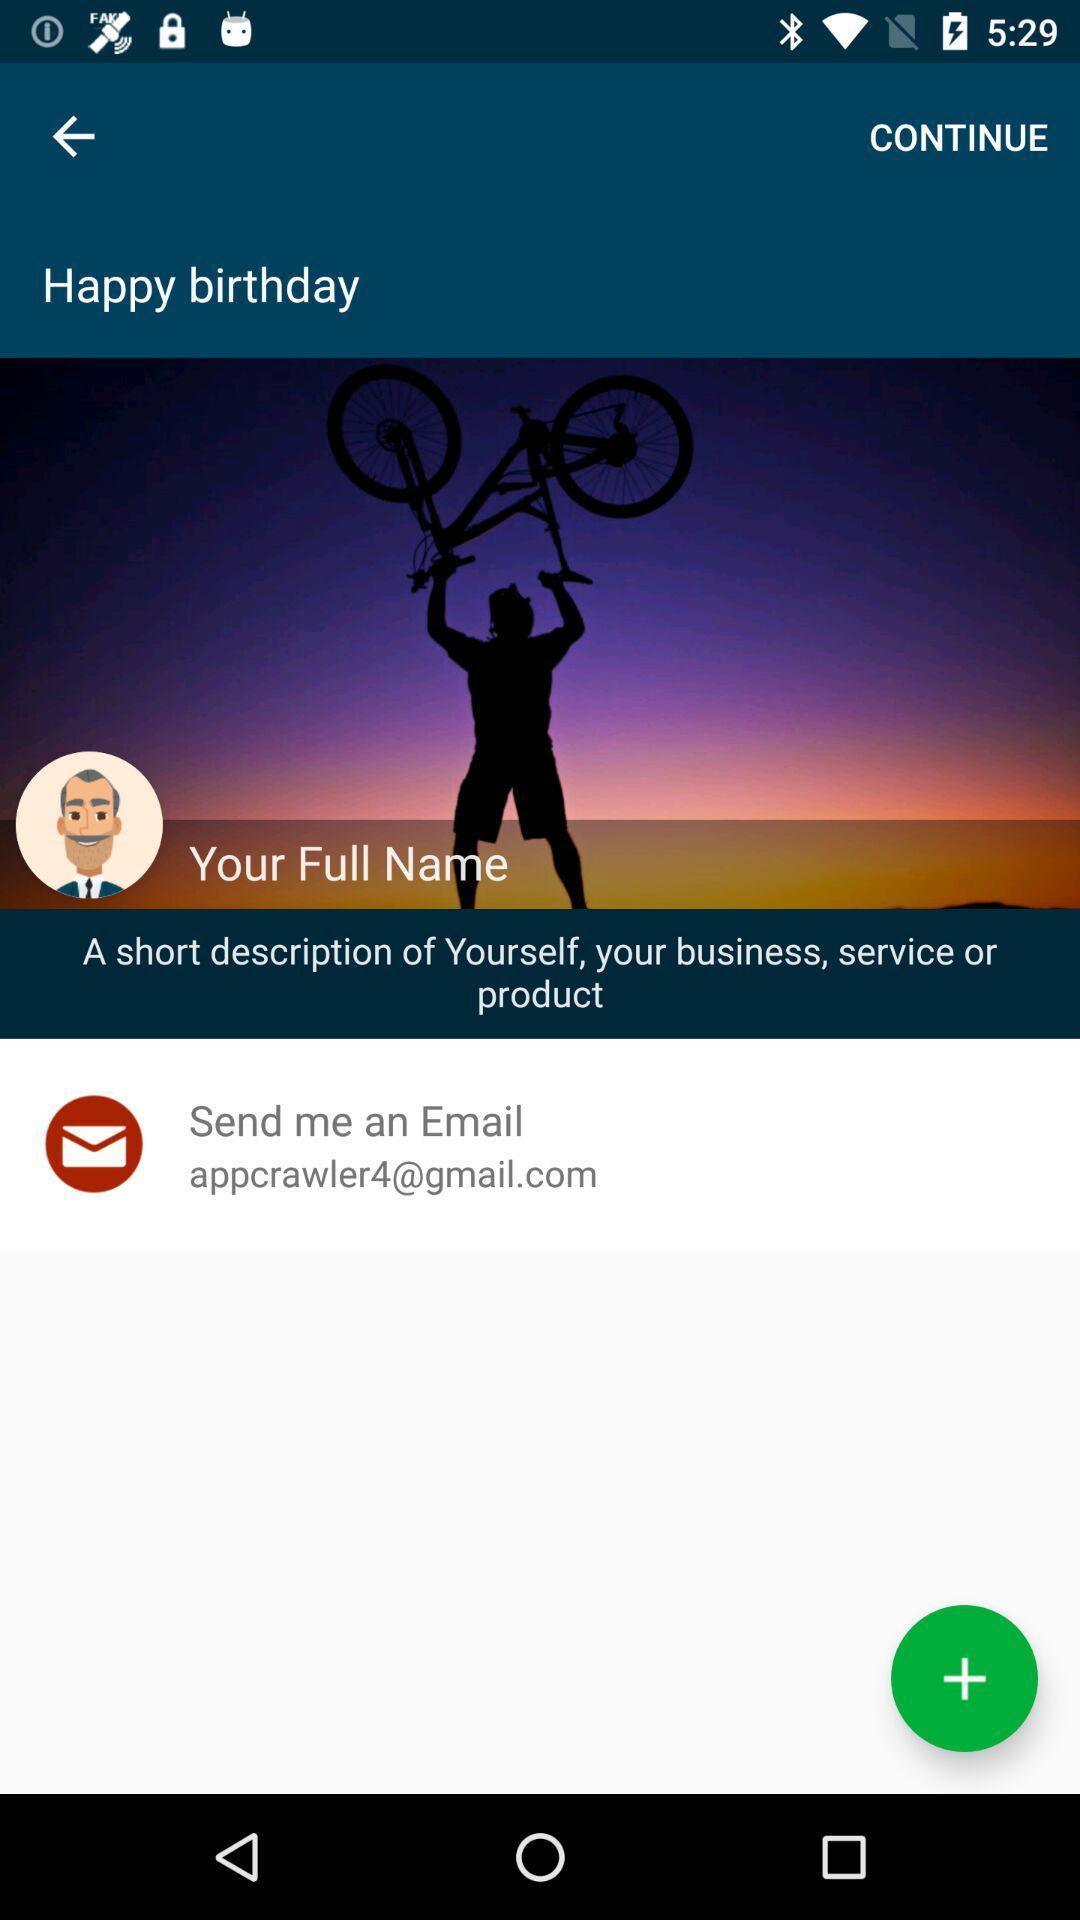  What do you see at coordinates (72, 135) in the screenshot?
I see `item at the top left corner` at bounding box center [72, 135].